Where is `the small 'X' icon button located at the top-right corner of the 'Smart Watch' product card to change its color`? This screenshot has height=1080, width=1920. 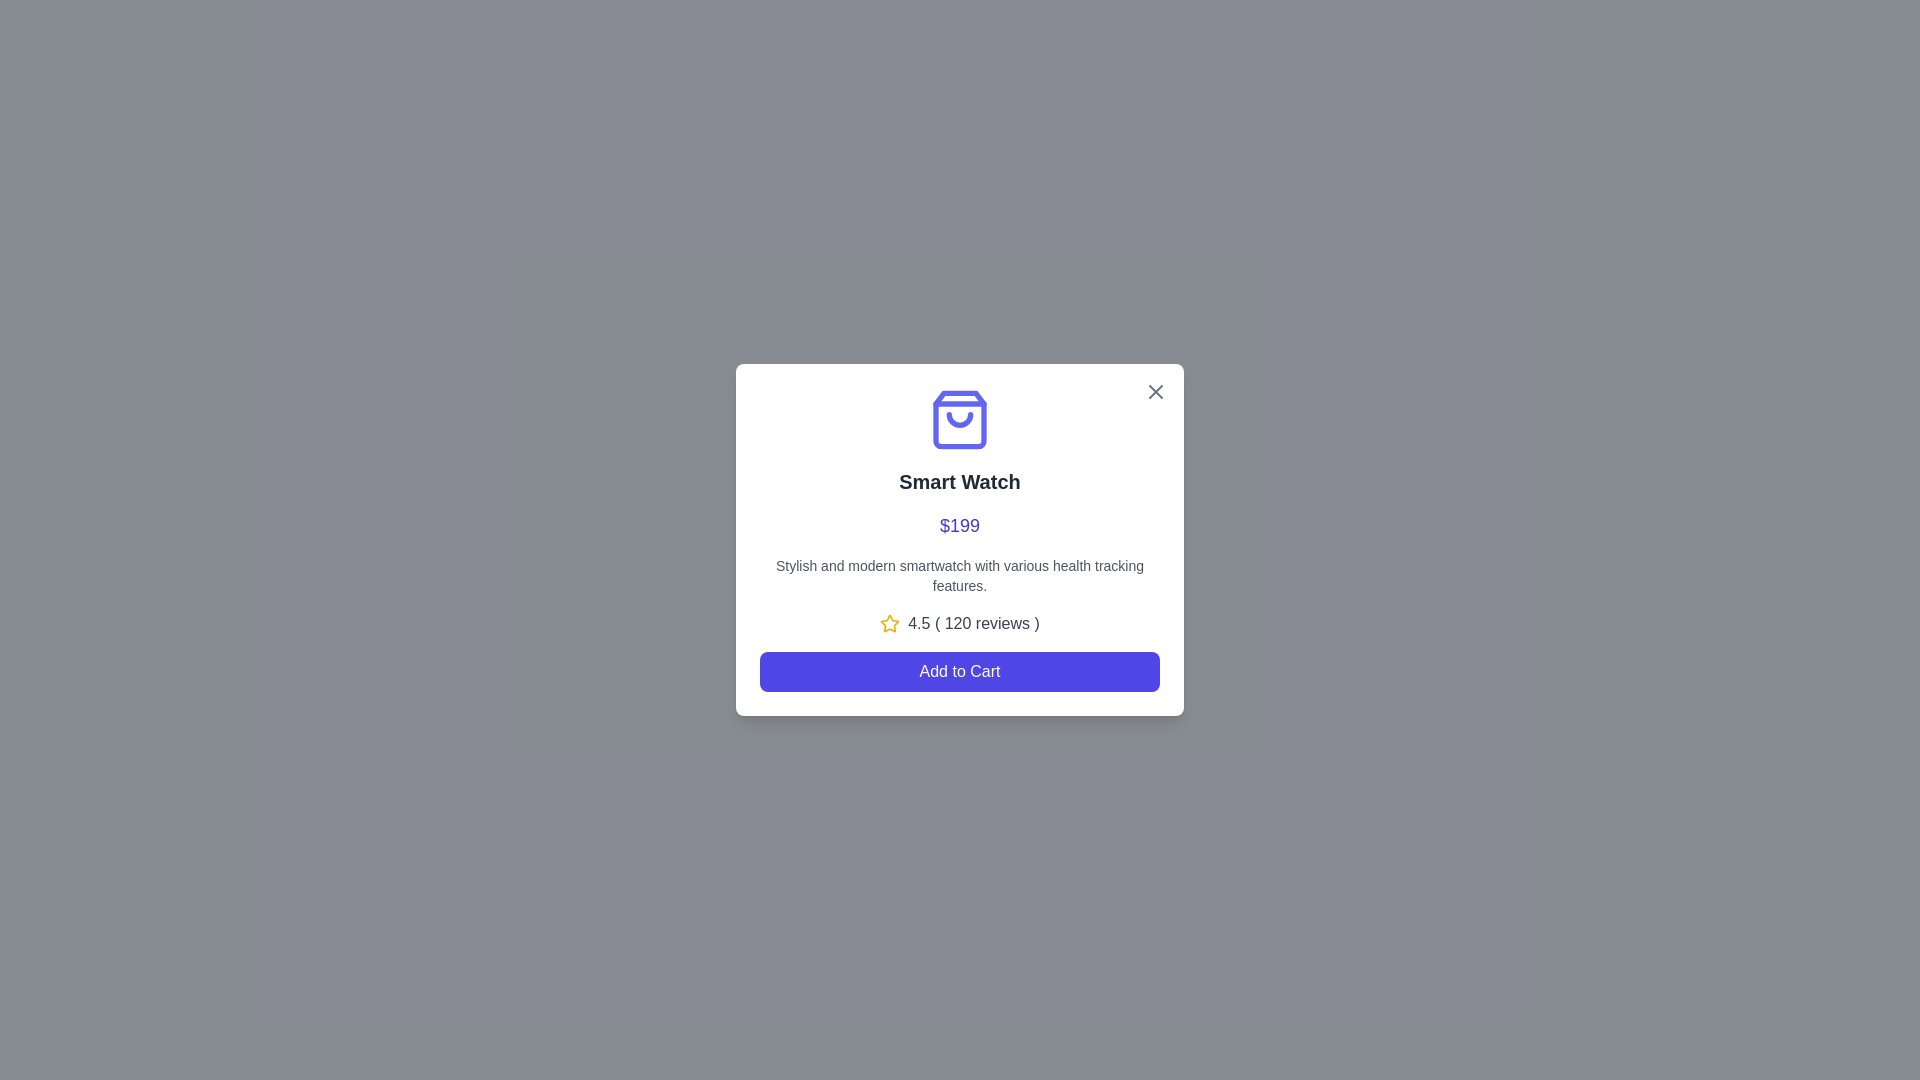 the small 'X' icon button located at the top-right corner of the 'Smart Watch' product card to change its color is located at coordinates (1156, 392).